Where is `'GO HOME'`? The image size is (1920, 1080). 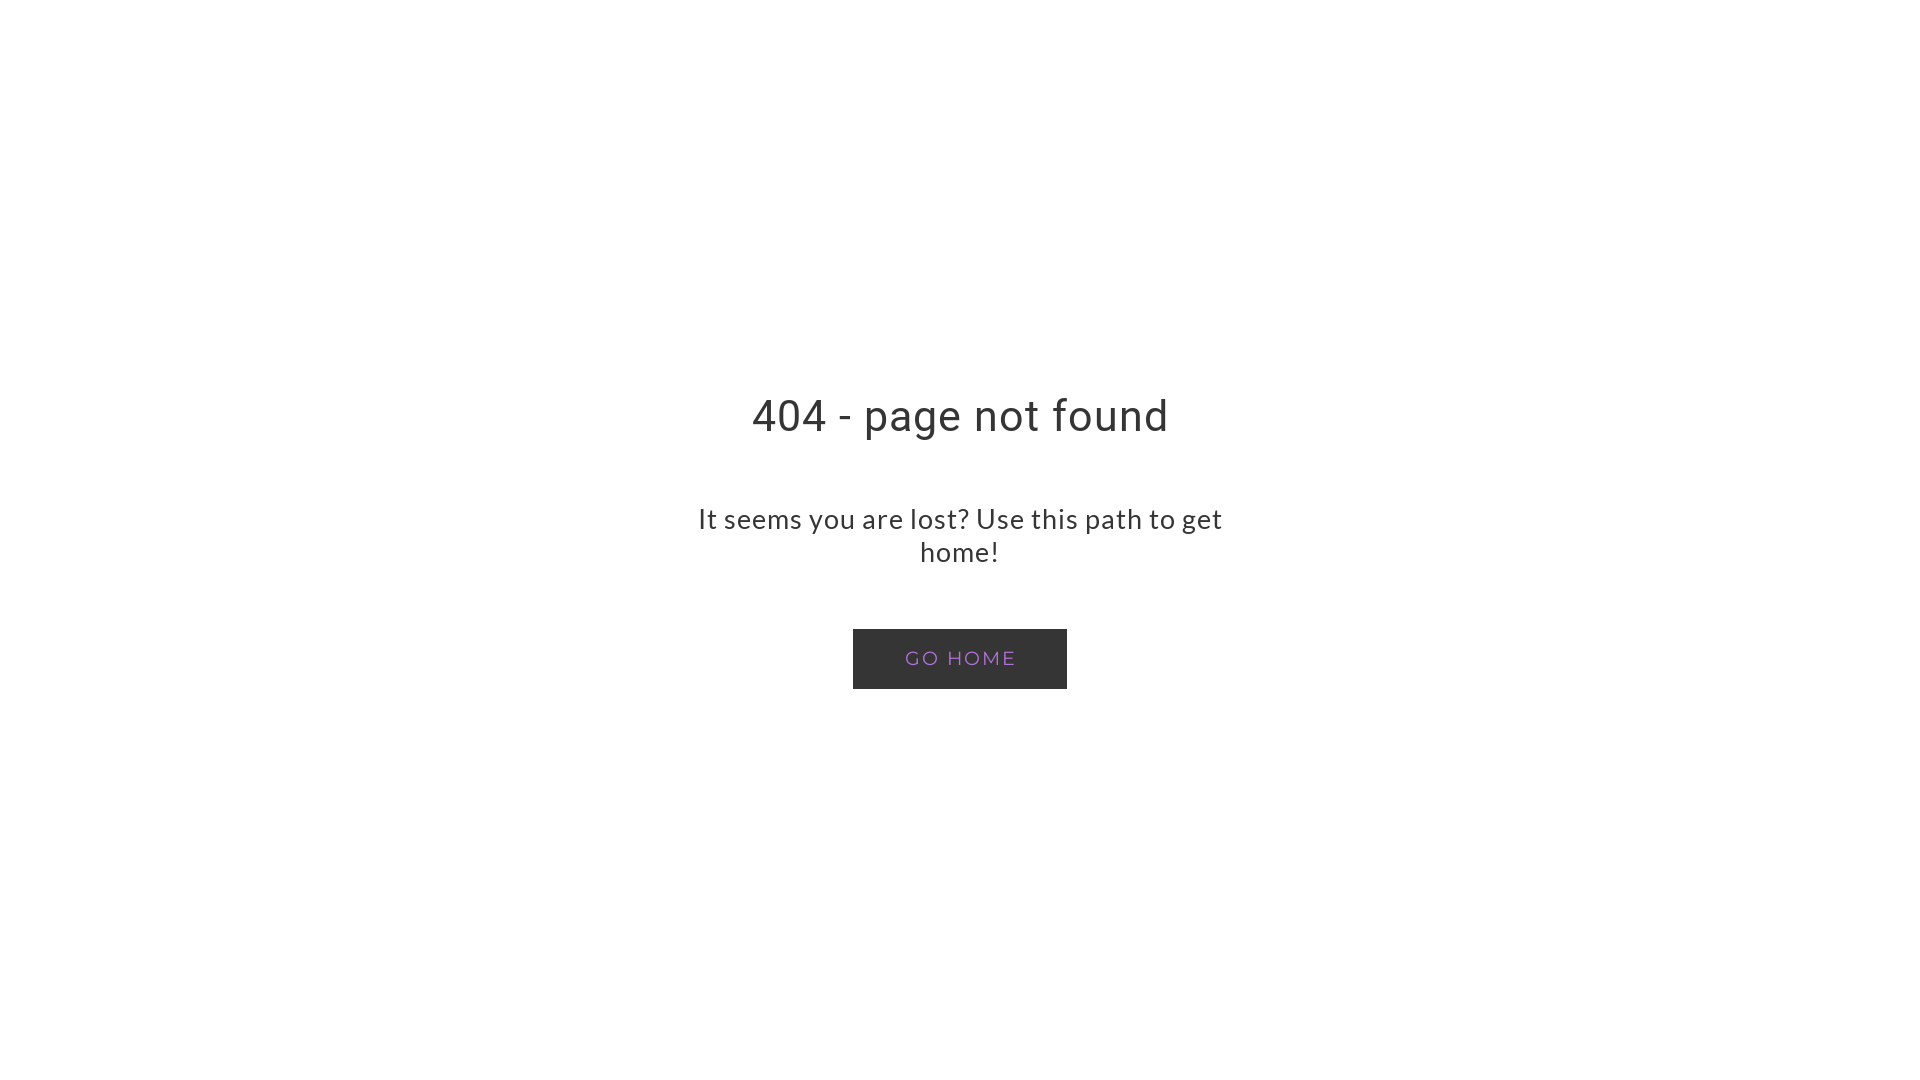 'GO HOME' is located at coordinates (960, 659).